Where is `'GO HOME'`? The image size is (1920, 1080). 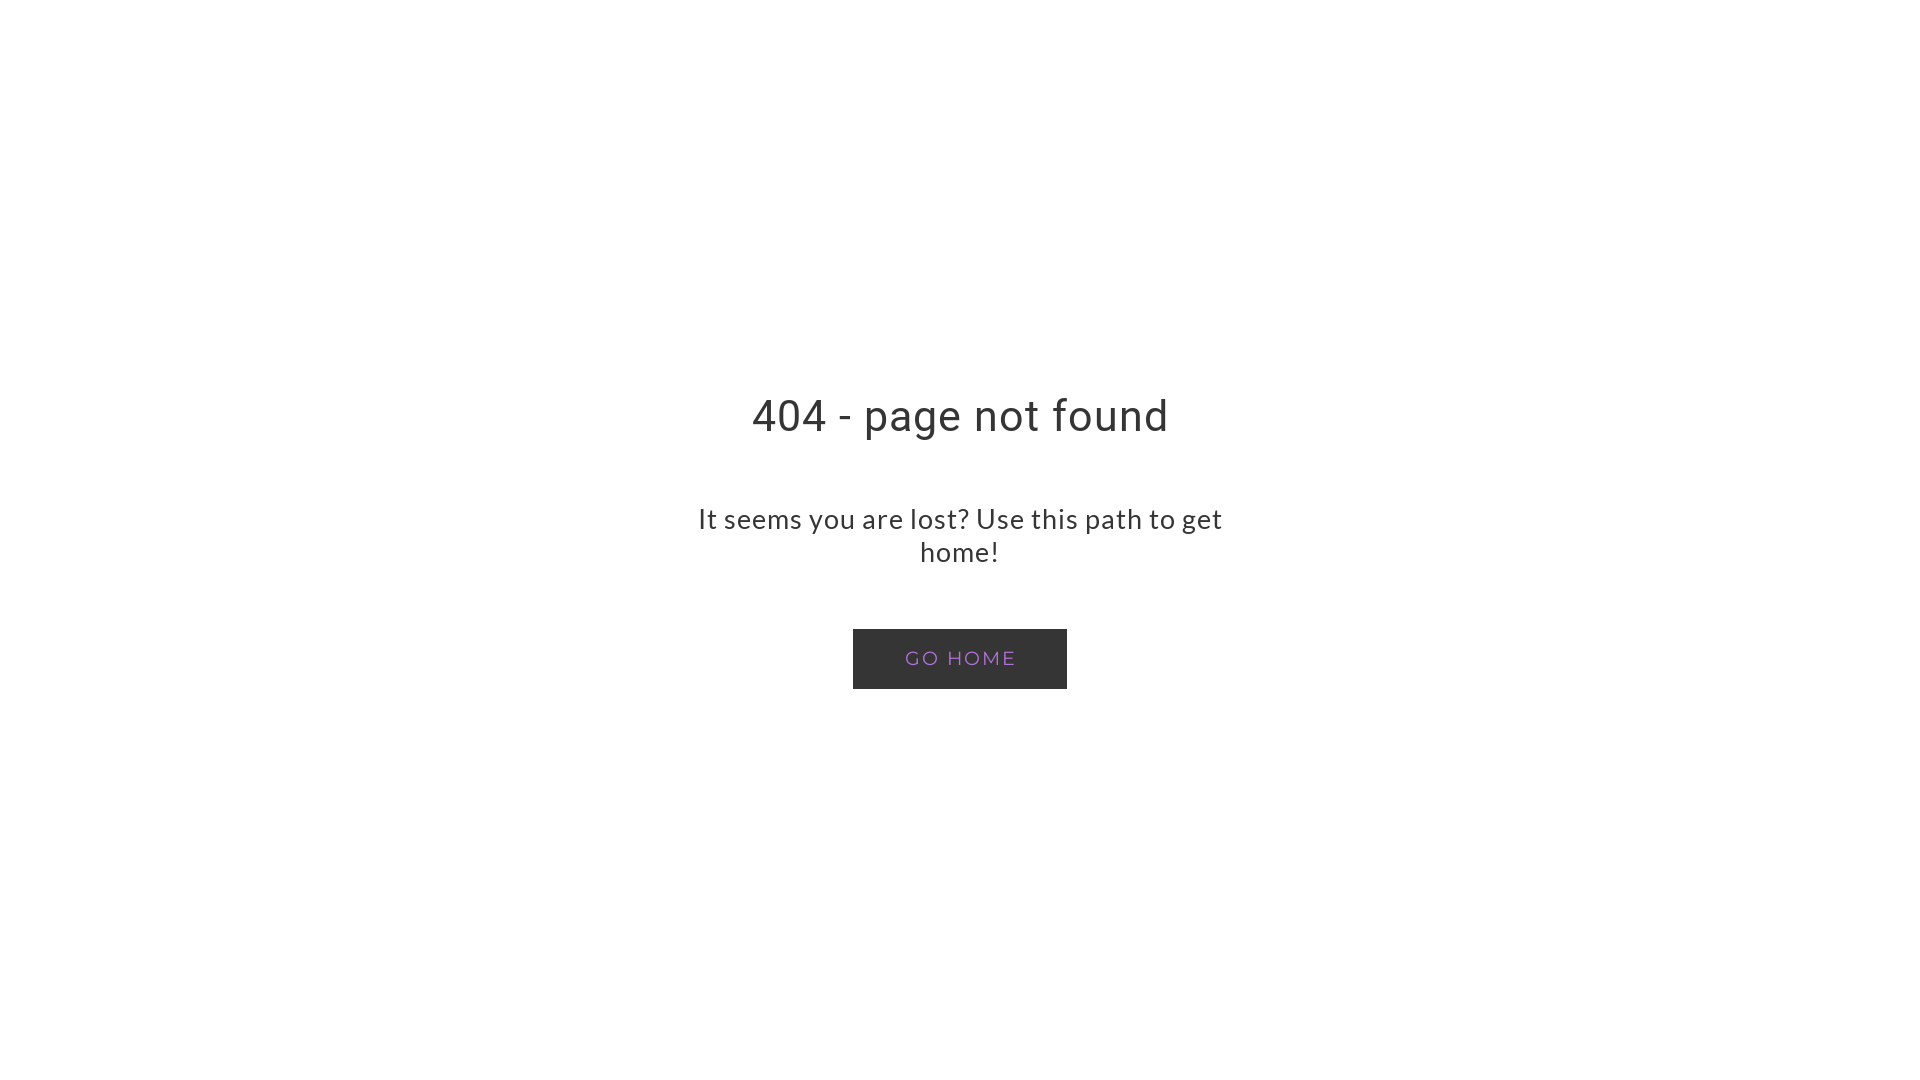 'GO HOME' is located at coordinates (960, 659).